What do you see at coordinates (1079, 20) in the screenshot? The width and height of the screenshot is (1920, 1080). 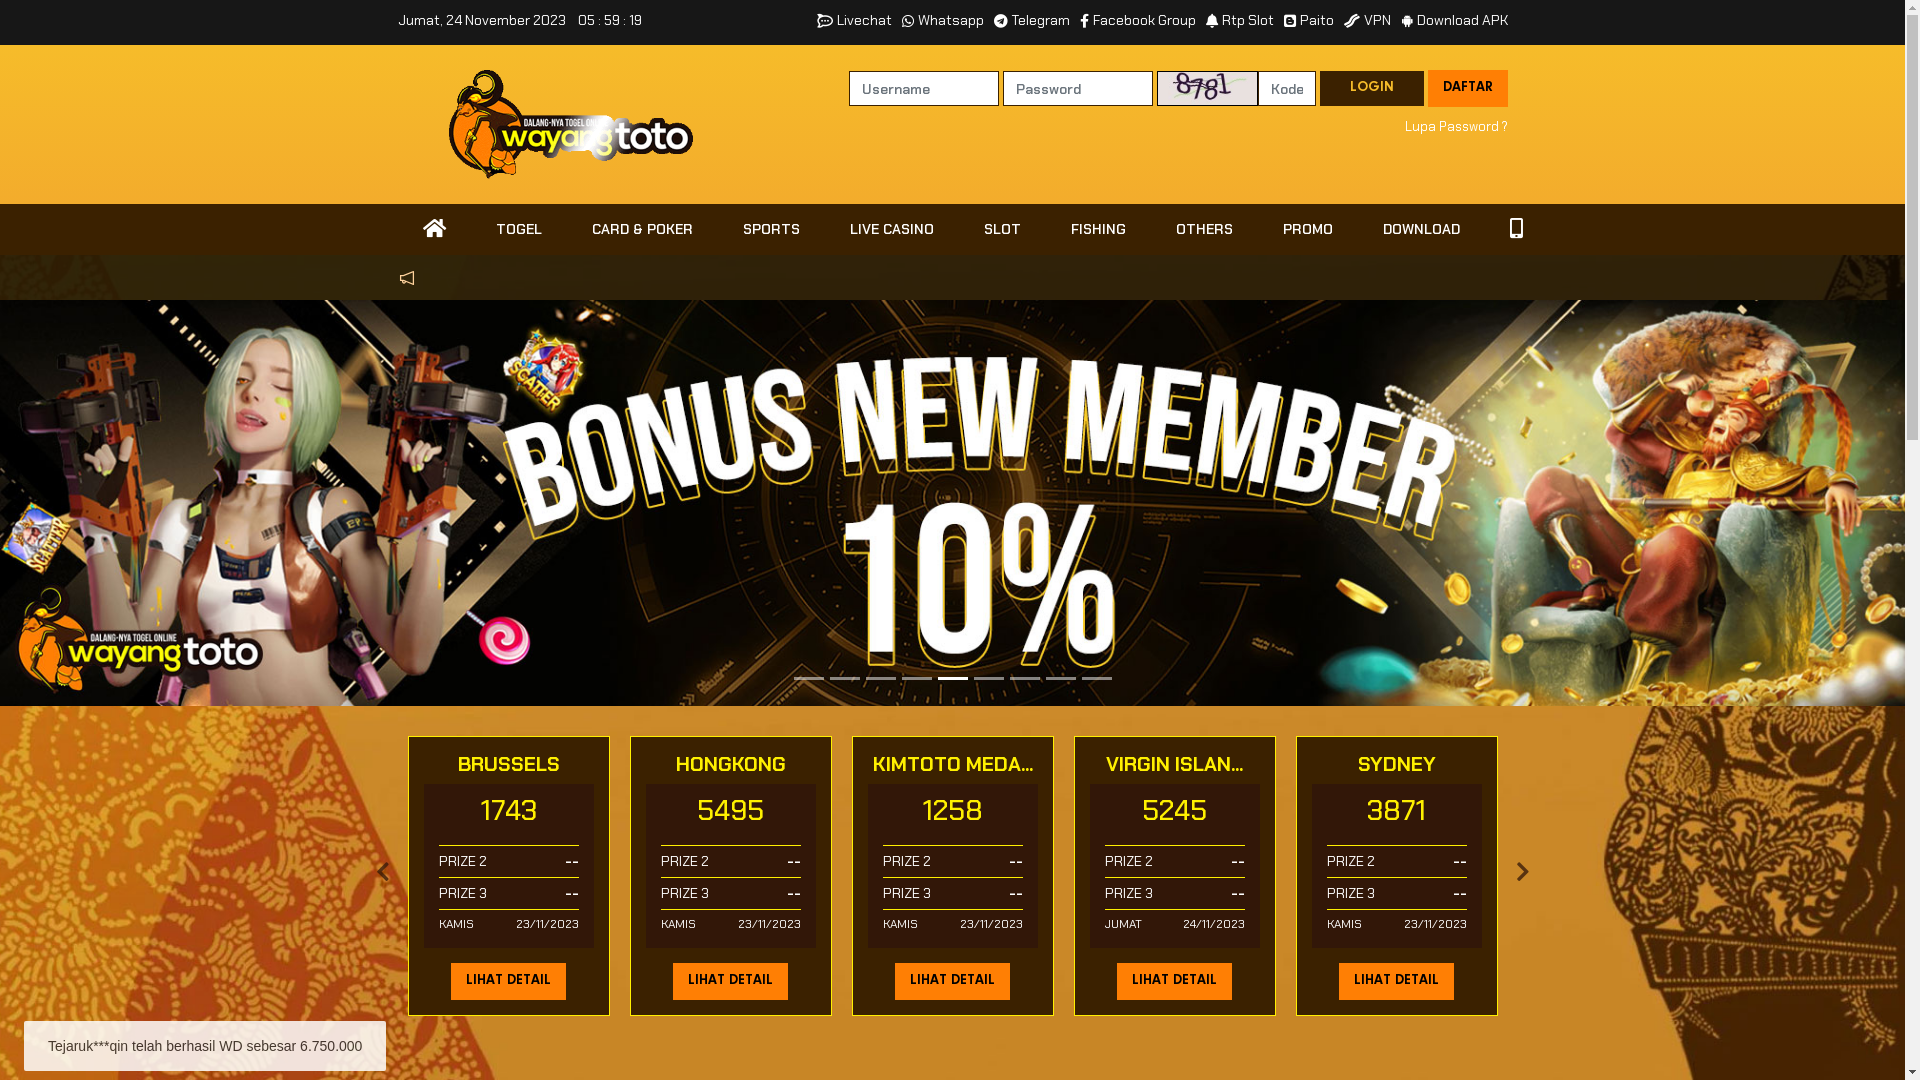 I see `'Facebook Group'` at bounding box center [1079, 20].